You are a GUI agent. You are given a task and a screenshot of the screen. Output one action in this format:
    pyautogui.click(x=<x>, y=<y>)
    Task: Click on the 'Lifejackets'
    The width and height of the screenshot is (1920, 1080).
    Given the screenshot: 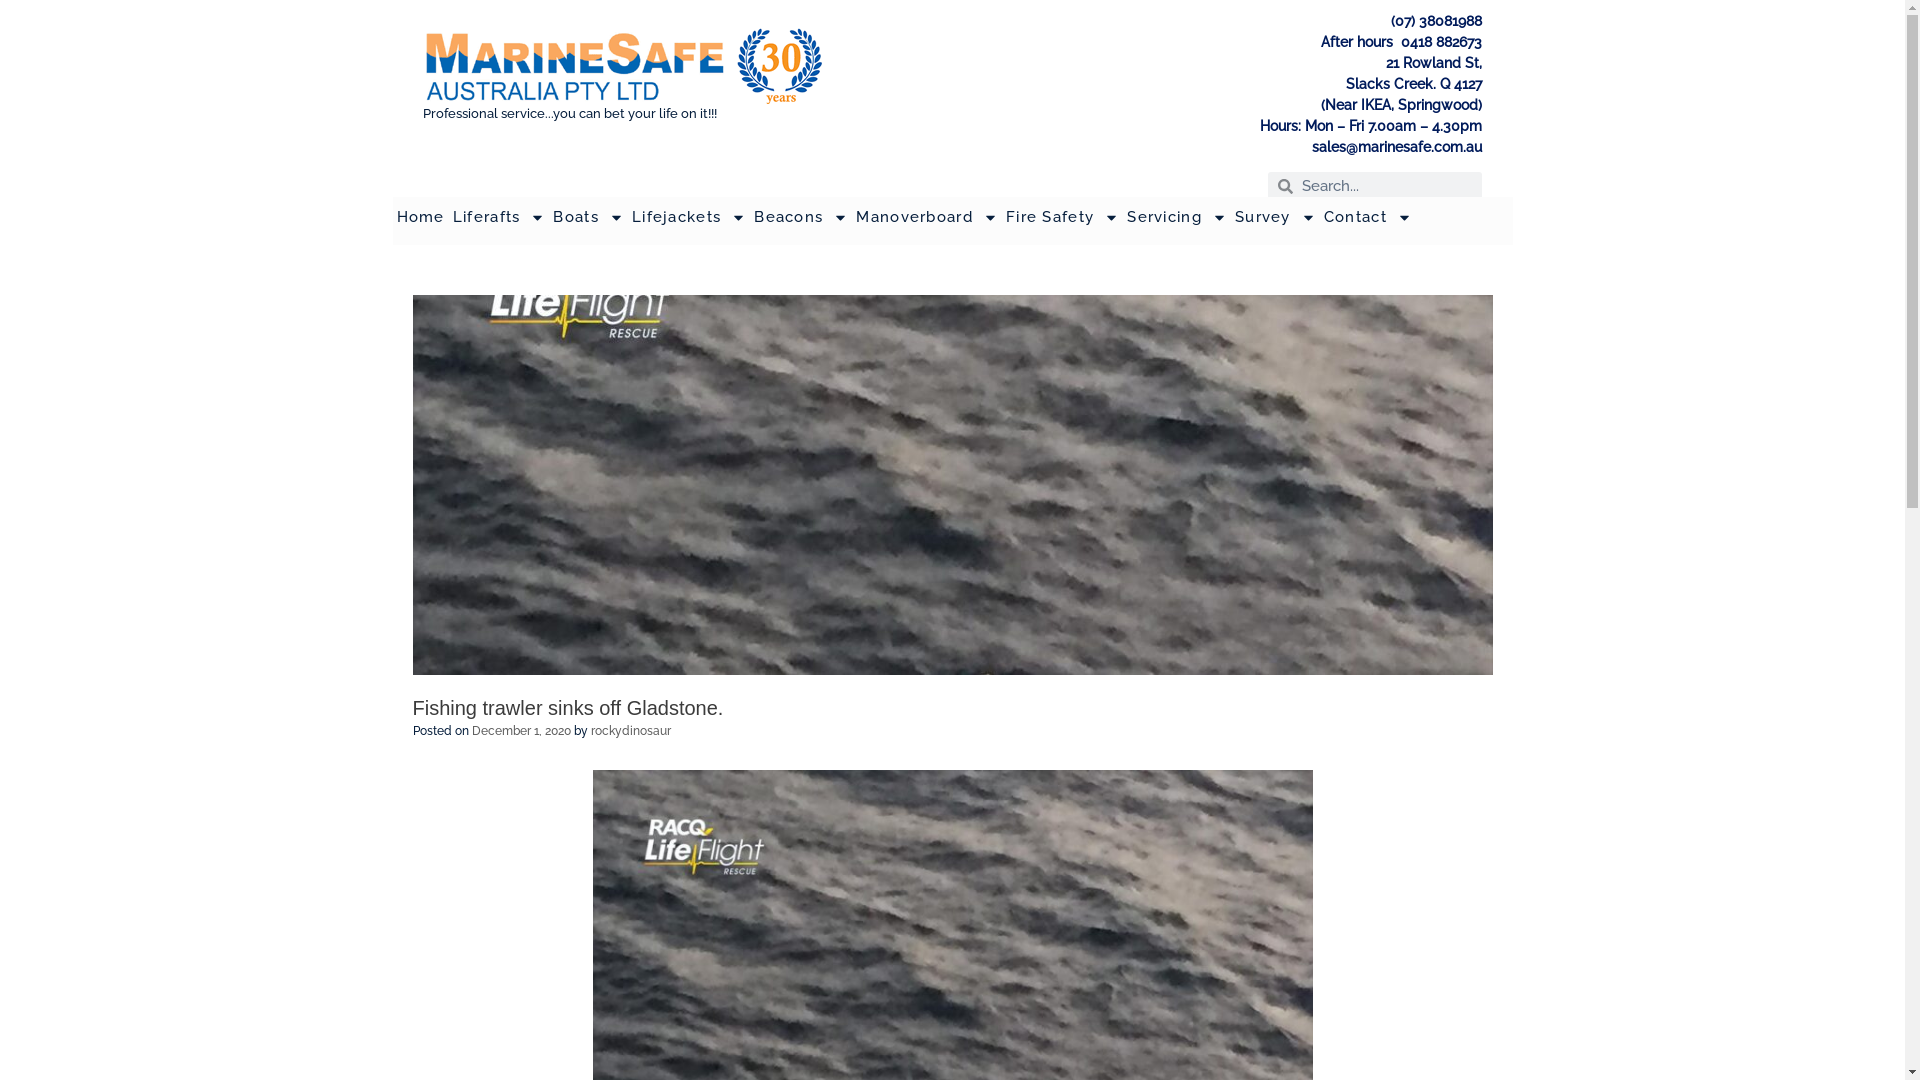 What is the action you would take?
    pyautogui.click(x=689, y=217)
    